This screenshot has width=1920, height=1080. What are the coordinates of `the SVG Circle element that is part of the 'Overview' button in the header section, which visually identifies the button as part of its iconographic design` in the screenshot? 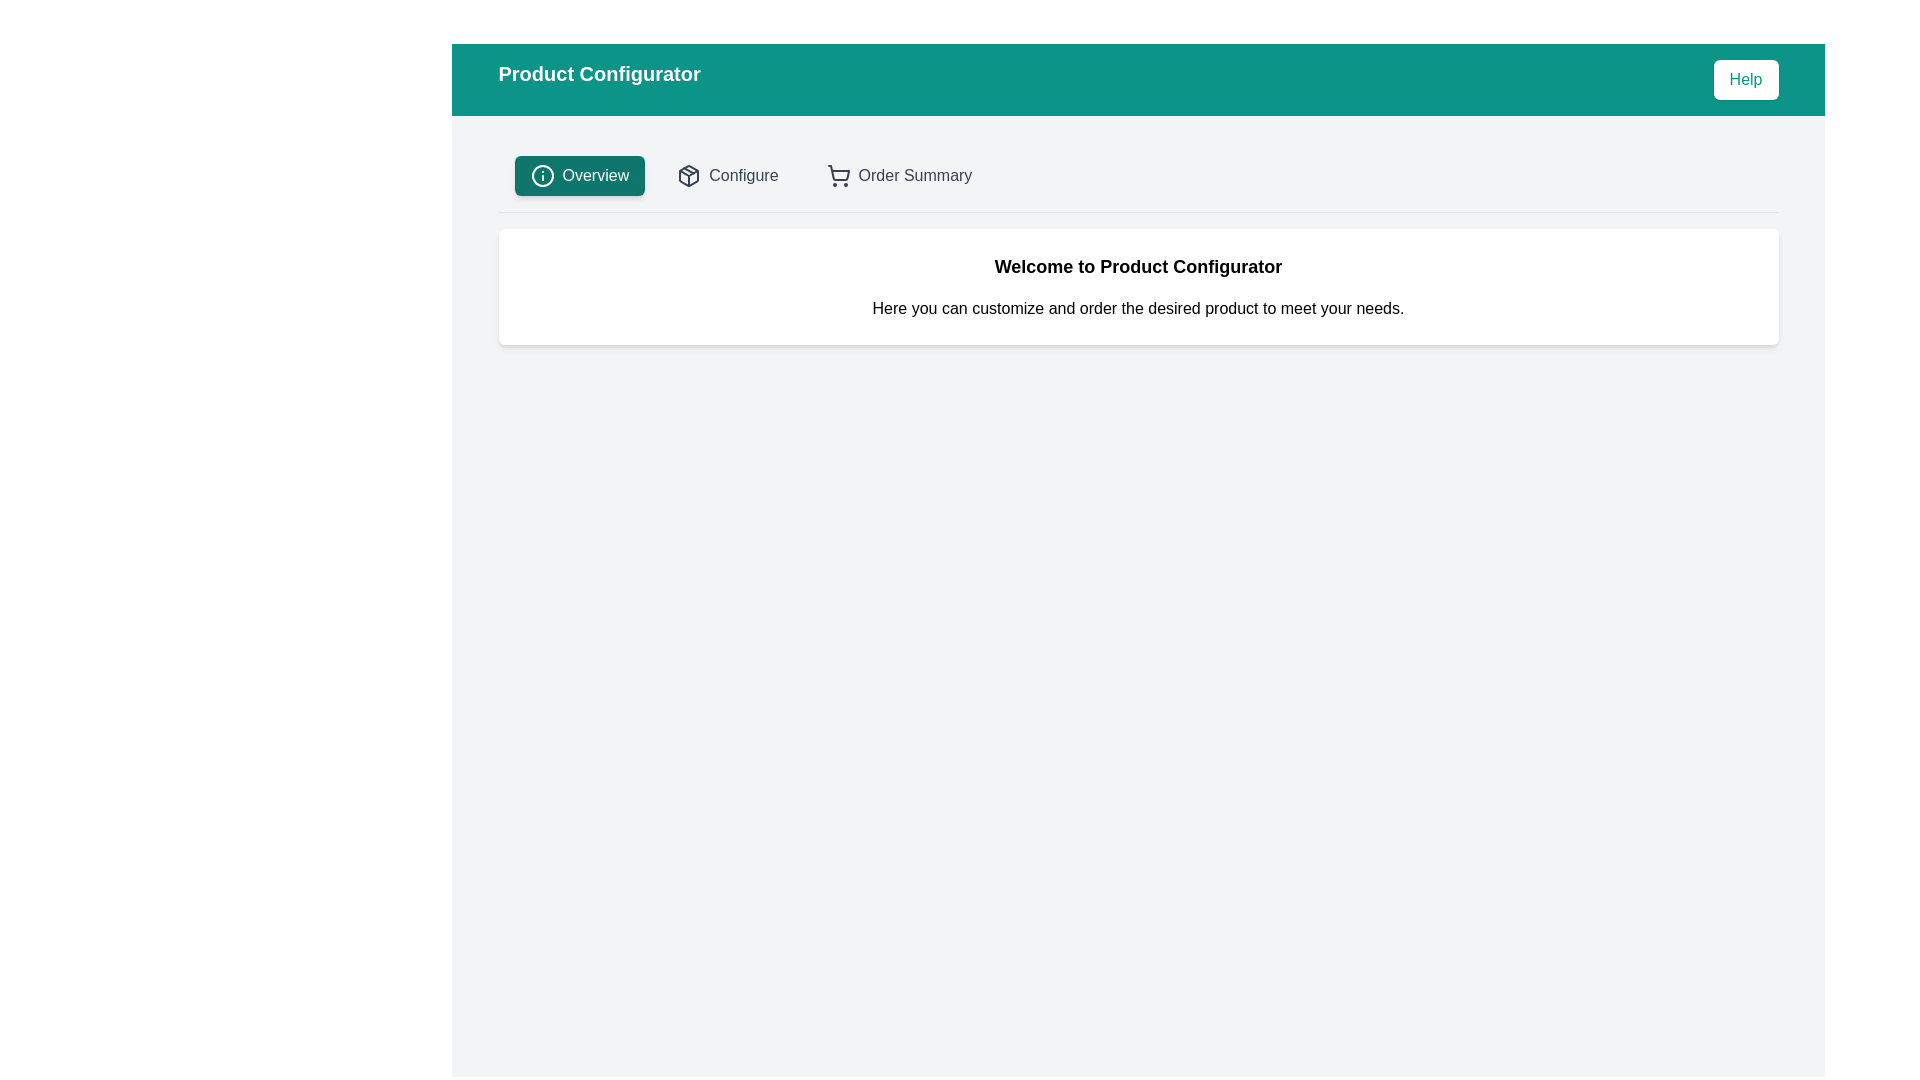 It's located at (542, 175).